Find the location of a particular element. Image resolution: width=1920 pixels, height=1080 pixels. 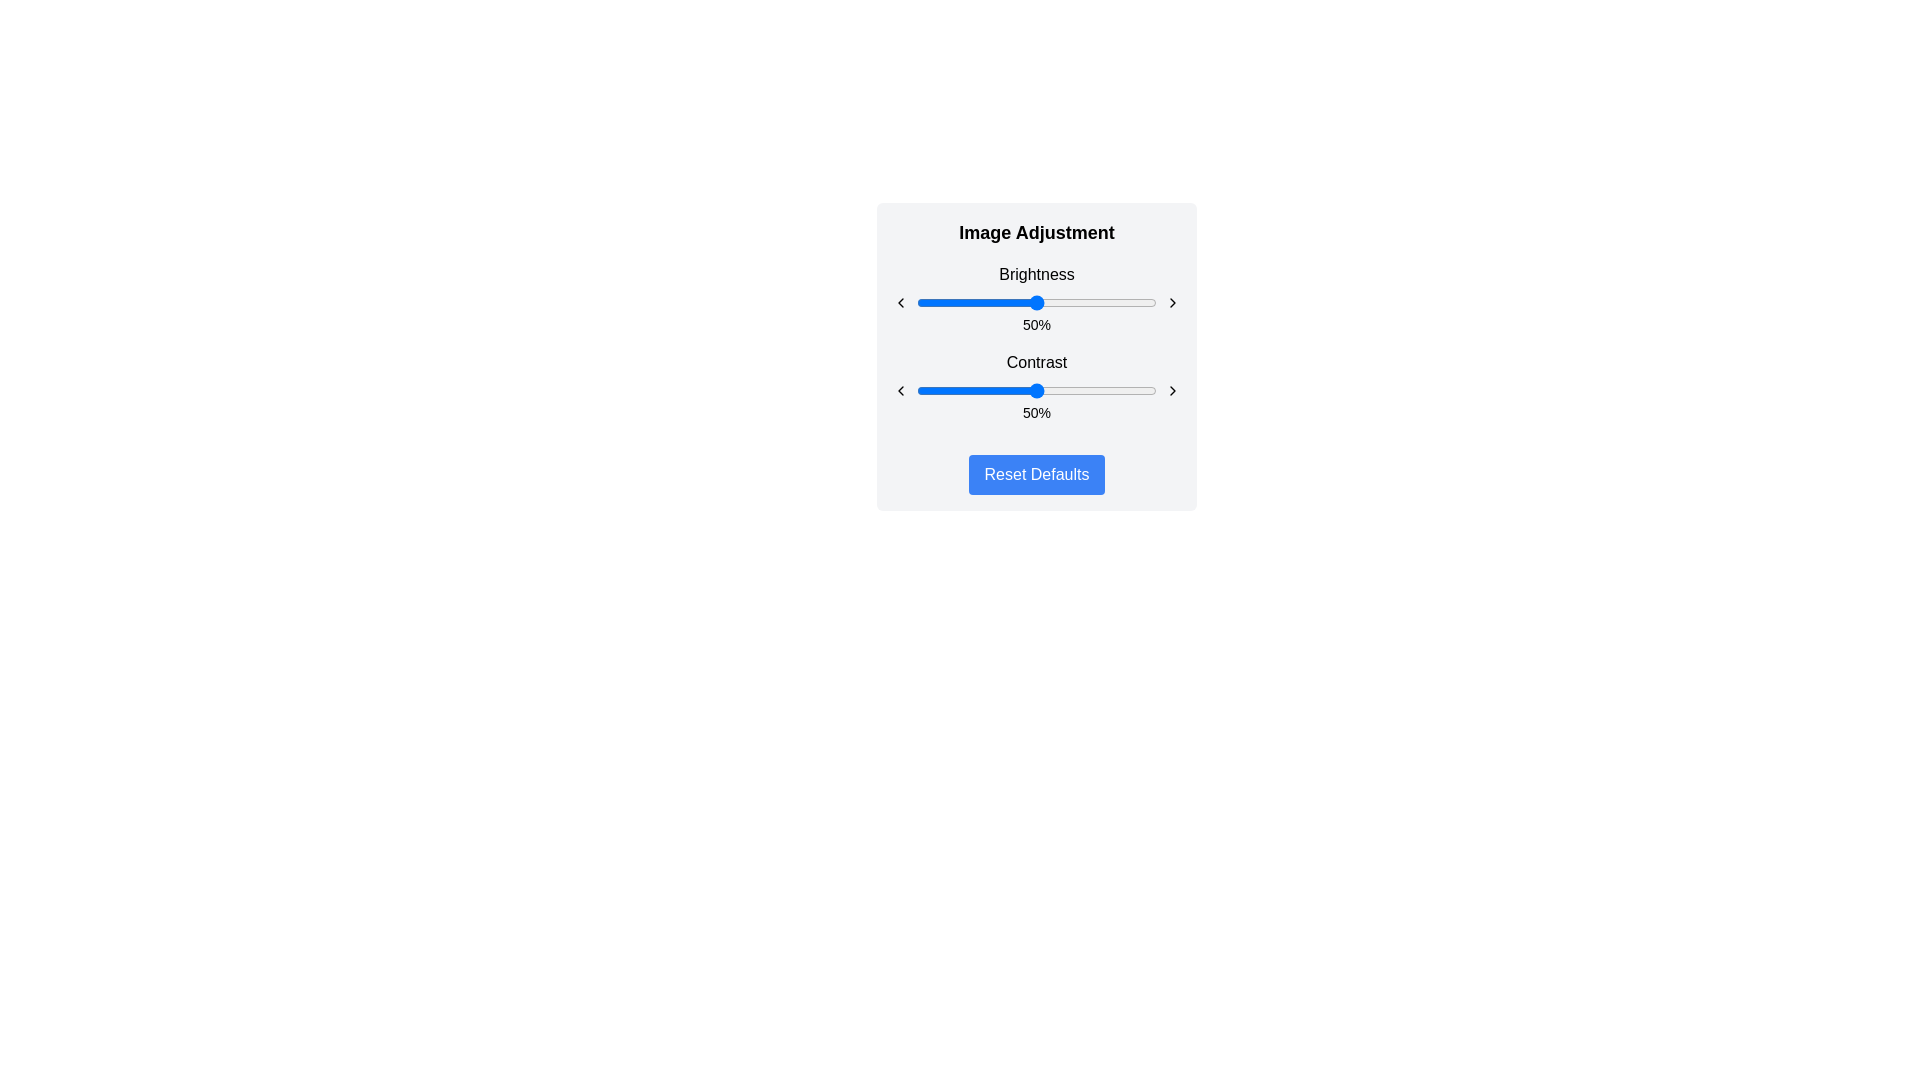

brightness is located at coordinates (1152, 303).